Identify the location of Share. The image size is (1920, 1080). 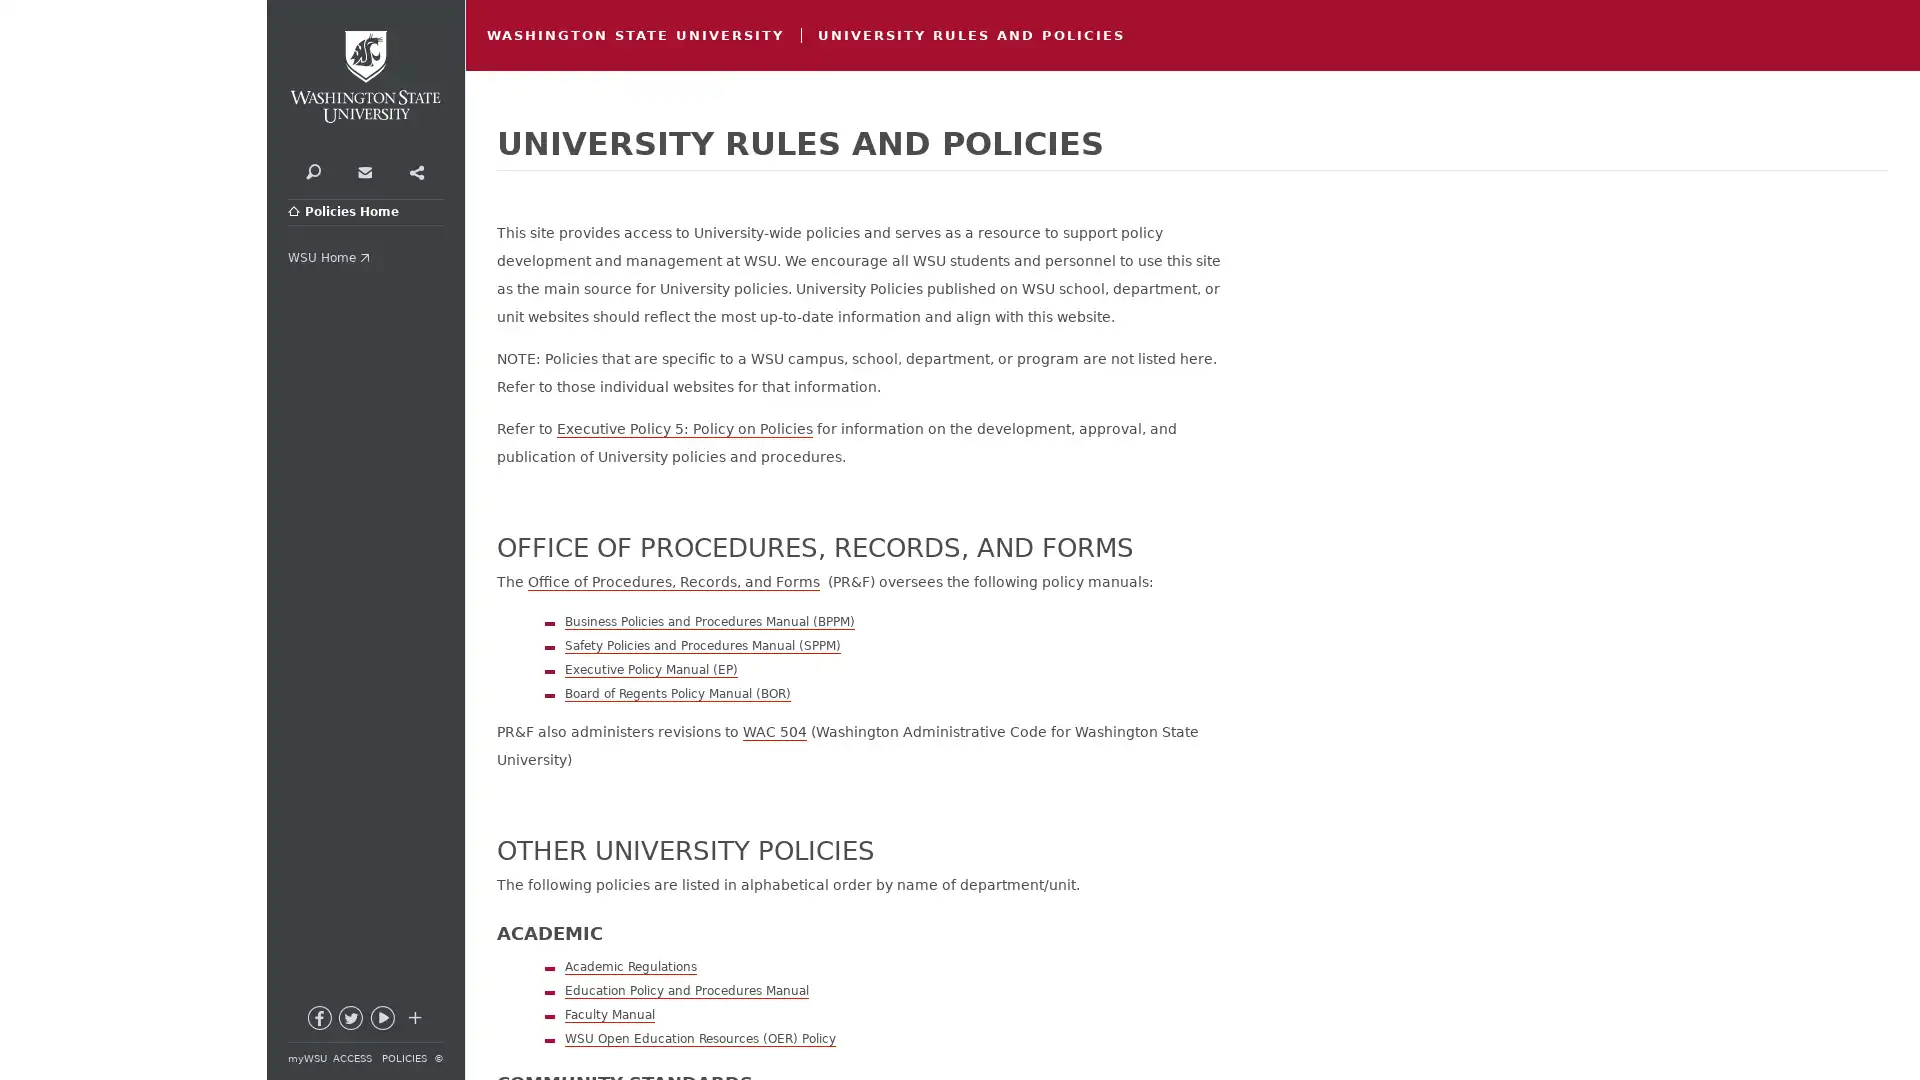
(415, 169).